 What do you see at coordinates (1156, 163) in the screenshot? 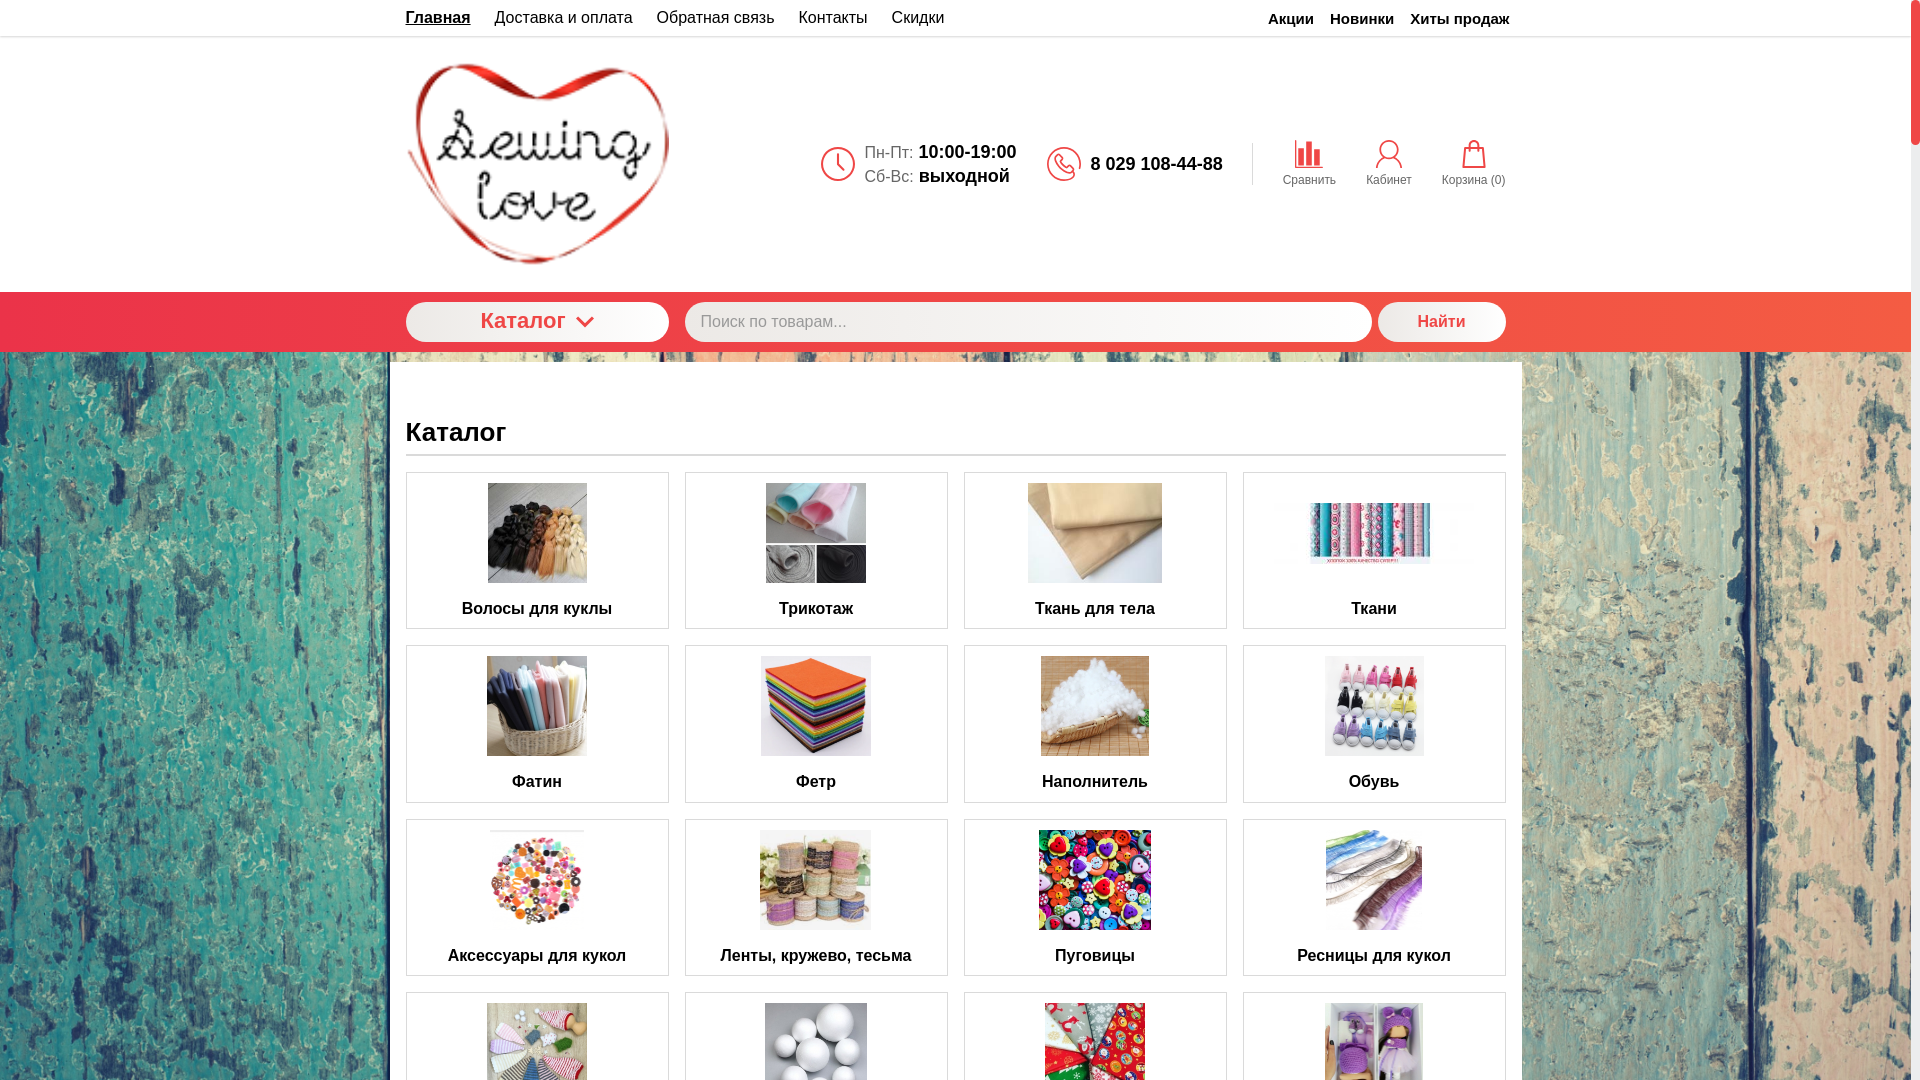
I see `'8 029 108-44-88'` at bounding box center [1156, 163].